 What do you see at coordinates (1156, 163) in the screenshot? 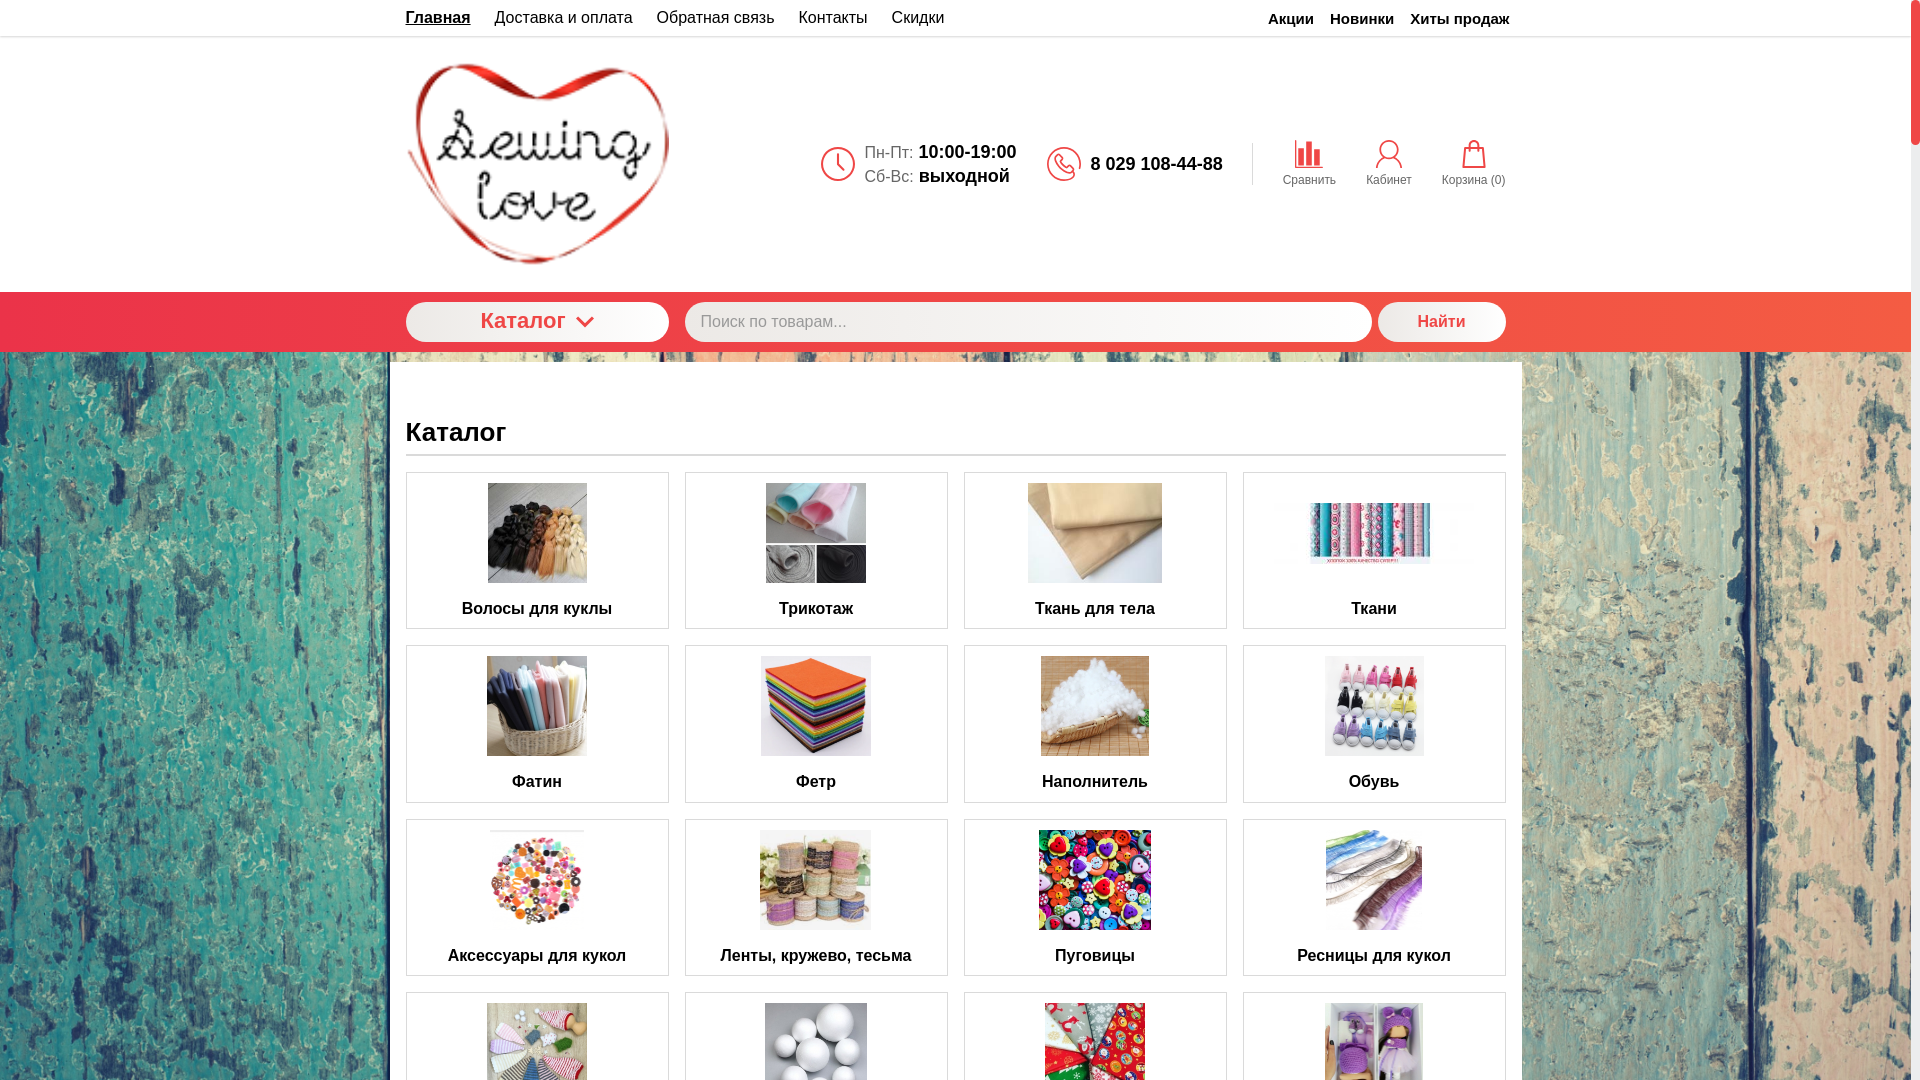
I see `'8 029 108-44-88'` at bounding box center [1156, 163].